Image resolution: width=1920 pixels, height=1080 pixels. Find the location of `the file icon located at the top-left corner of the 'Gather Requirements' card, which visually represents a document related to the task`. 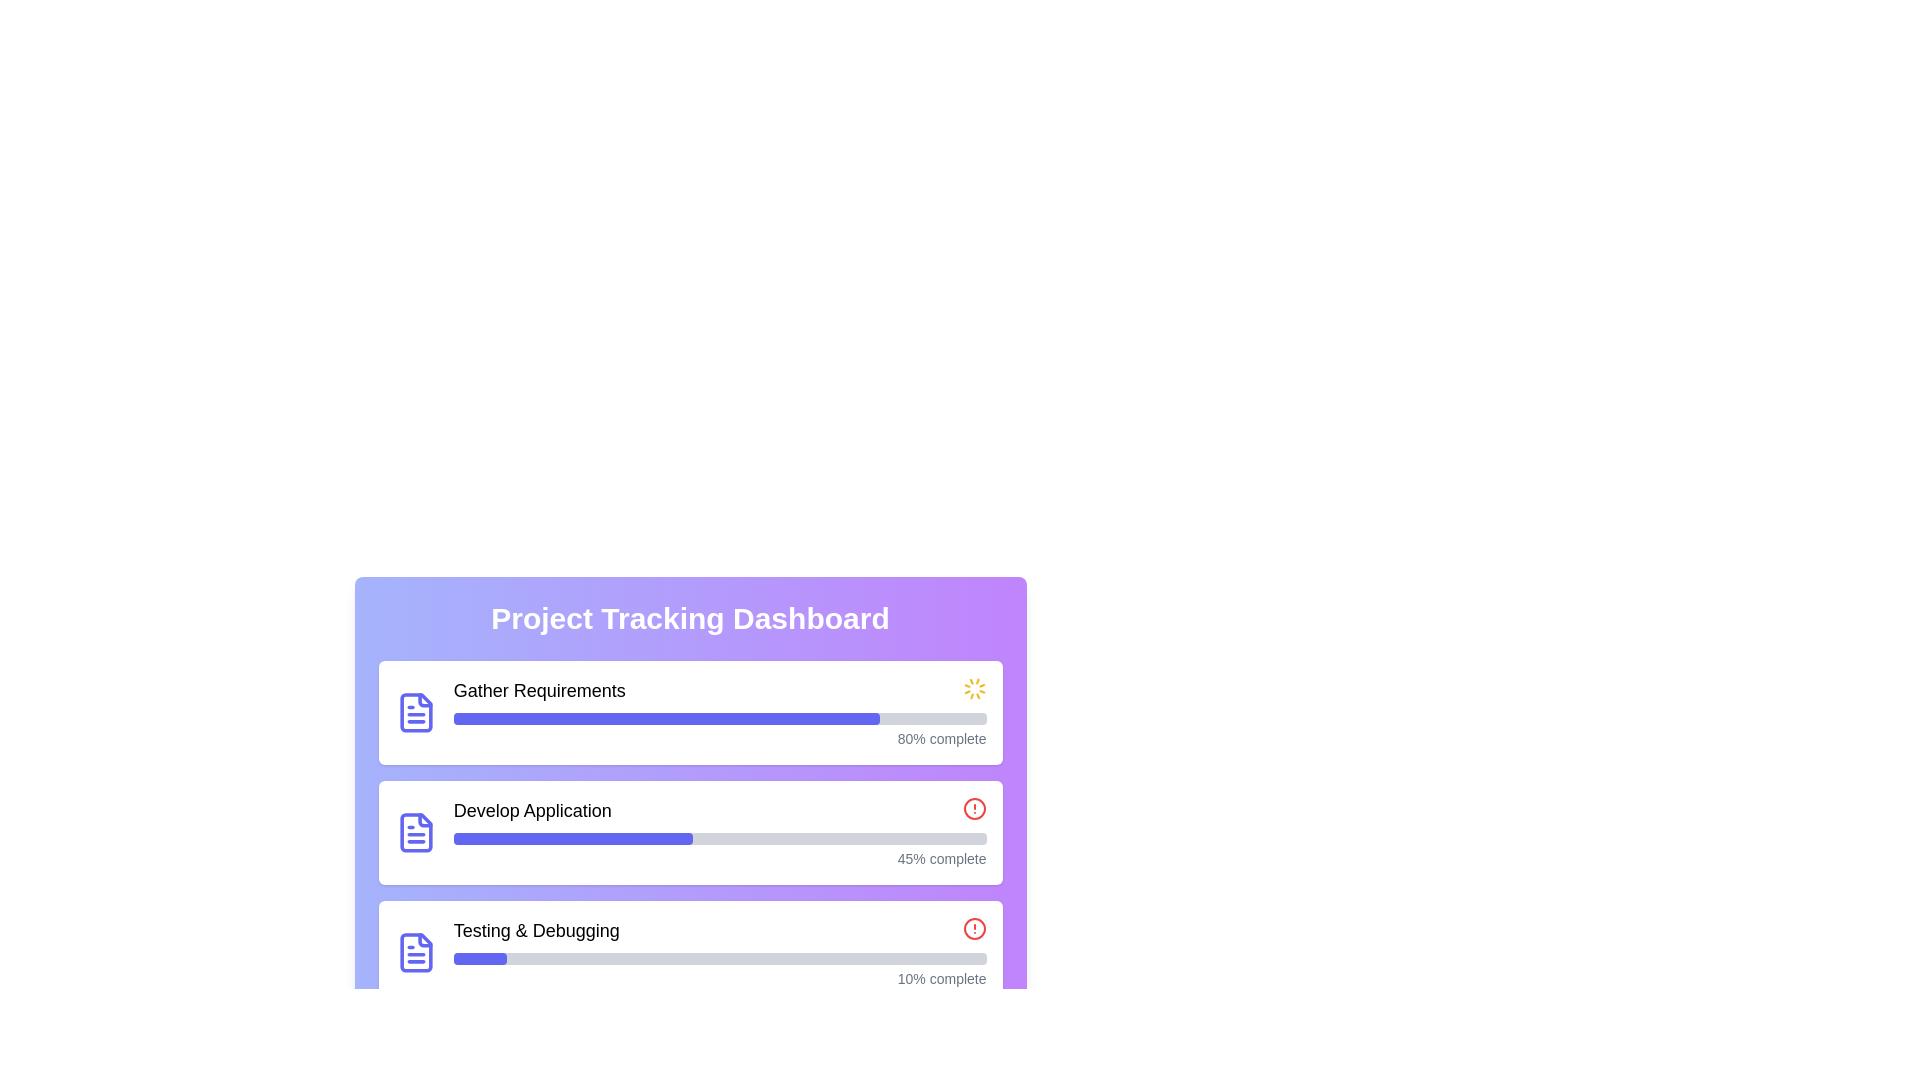

the file icon located at the top-left corner of the 'Gather Requirements' card, which visually represents a document related to the task is located at coordinates (415, 712).